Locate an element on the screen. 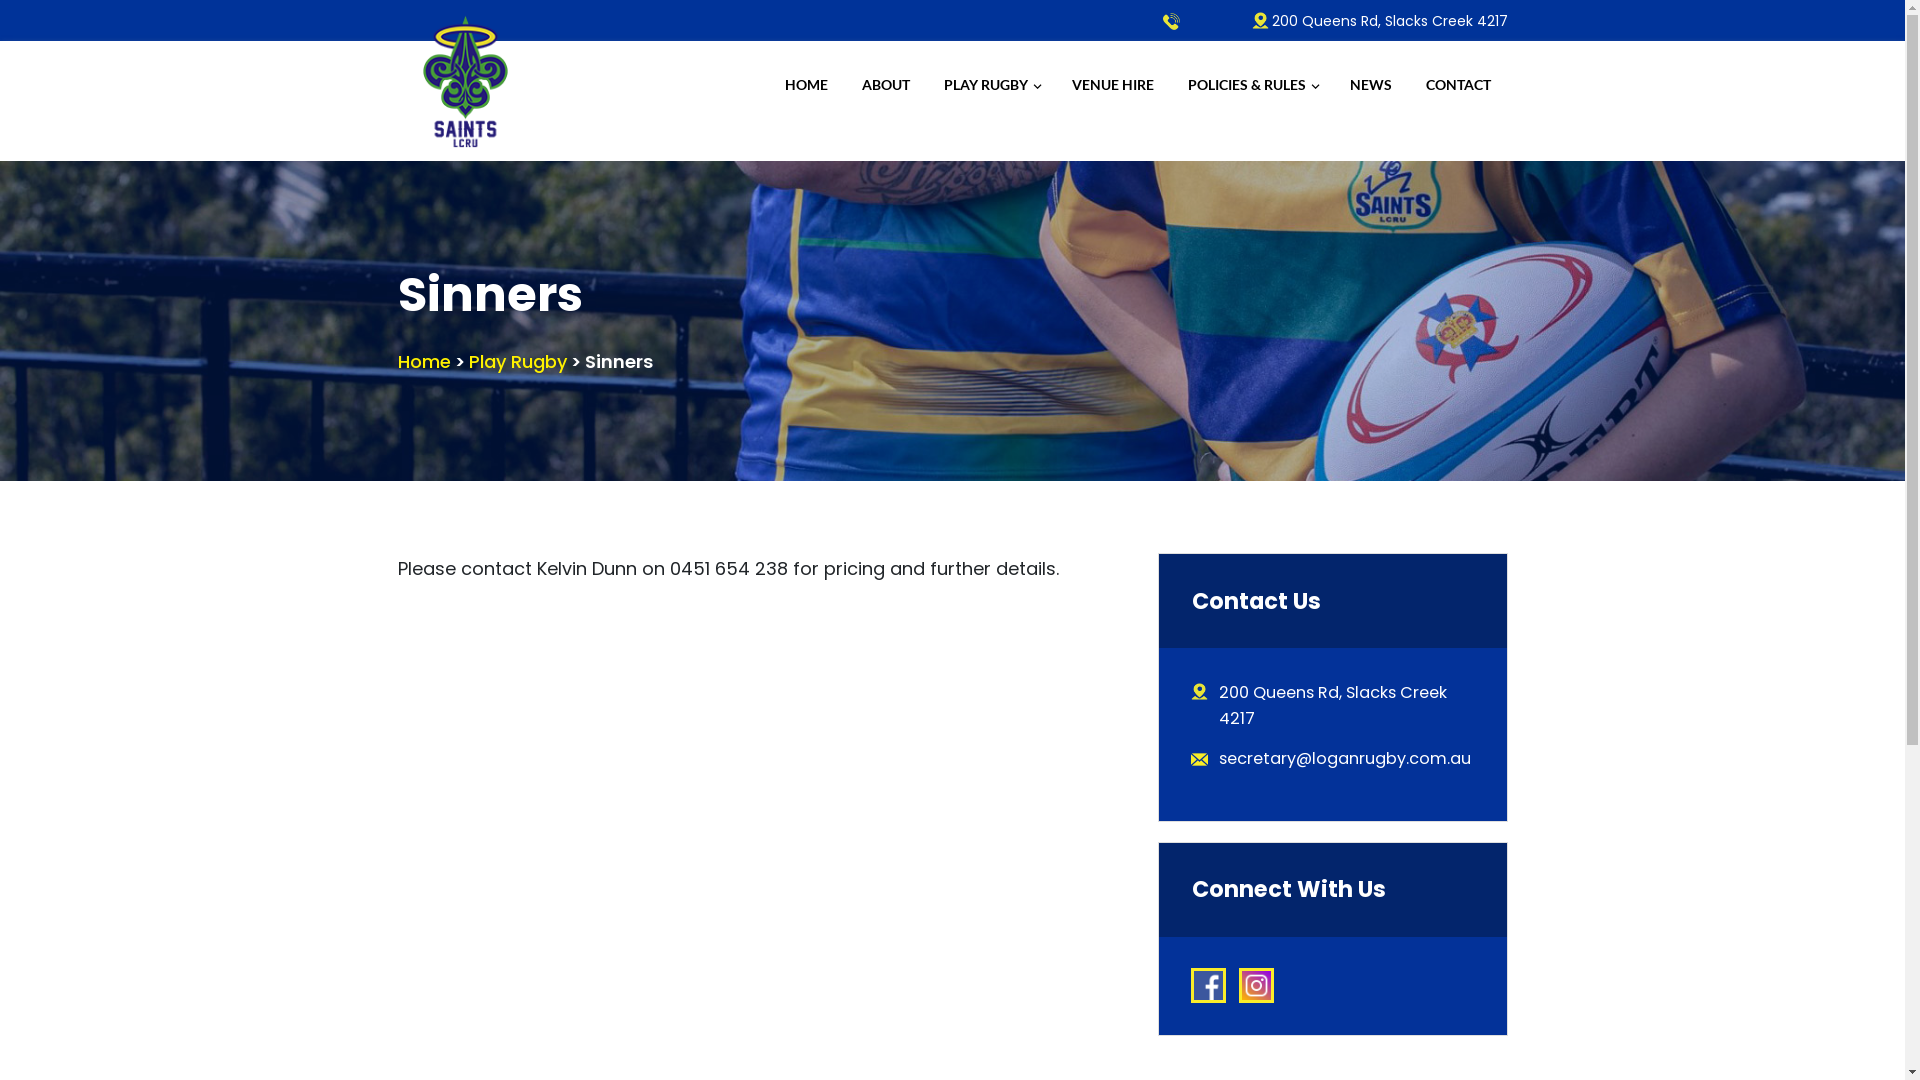  'PLAY RUGBY' is located at coordinates (989, 83).